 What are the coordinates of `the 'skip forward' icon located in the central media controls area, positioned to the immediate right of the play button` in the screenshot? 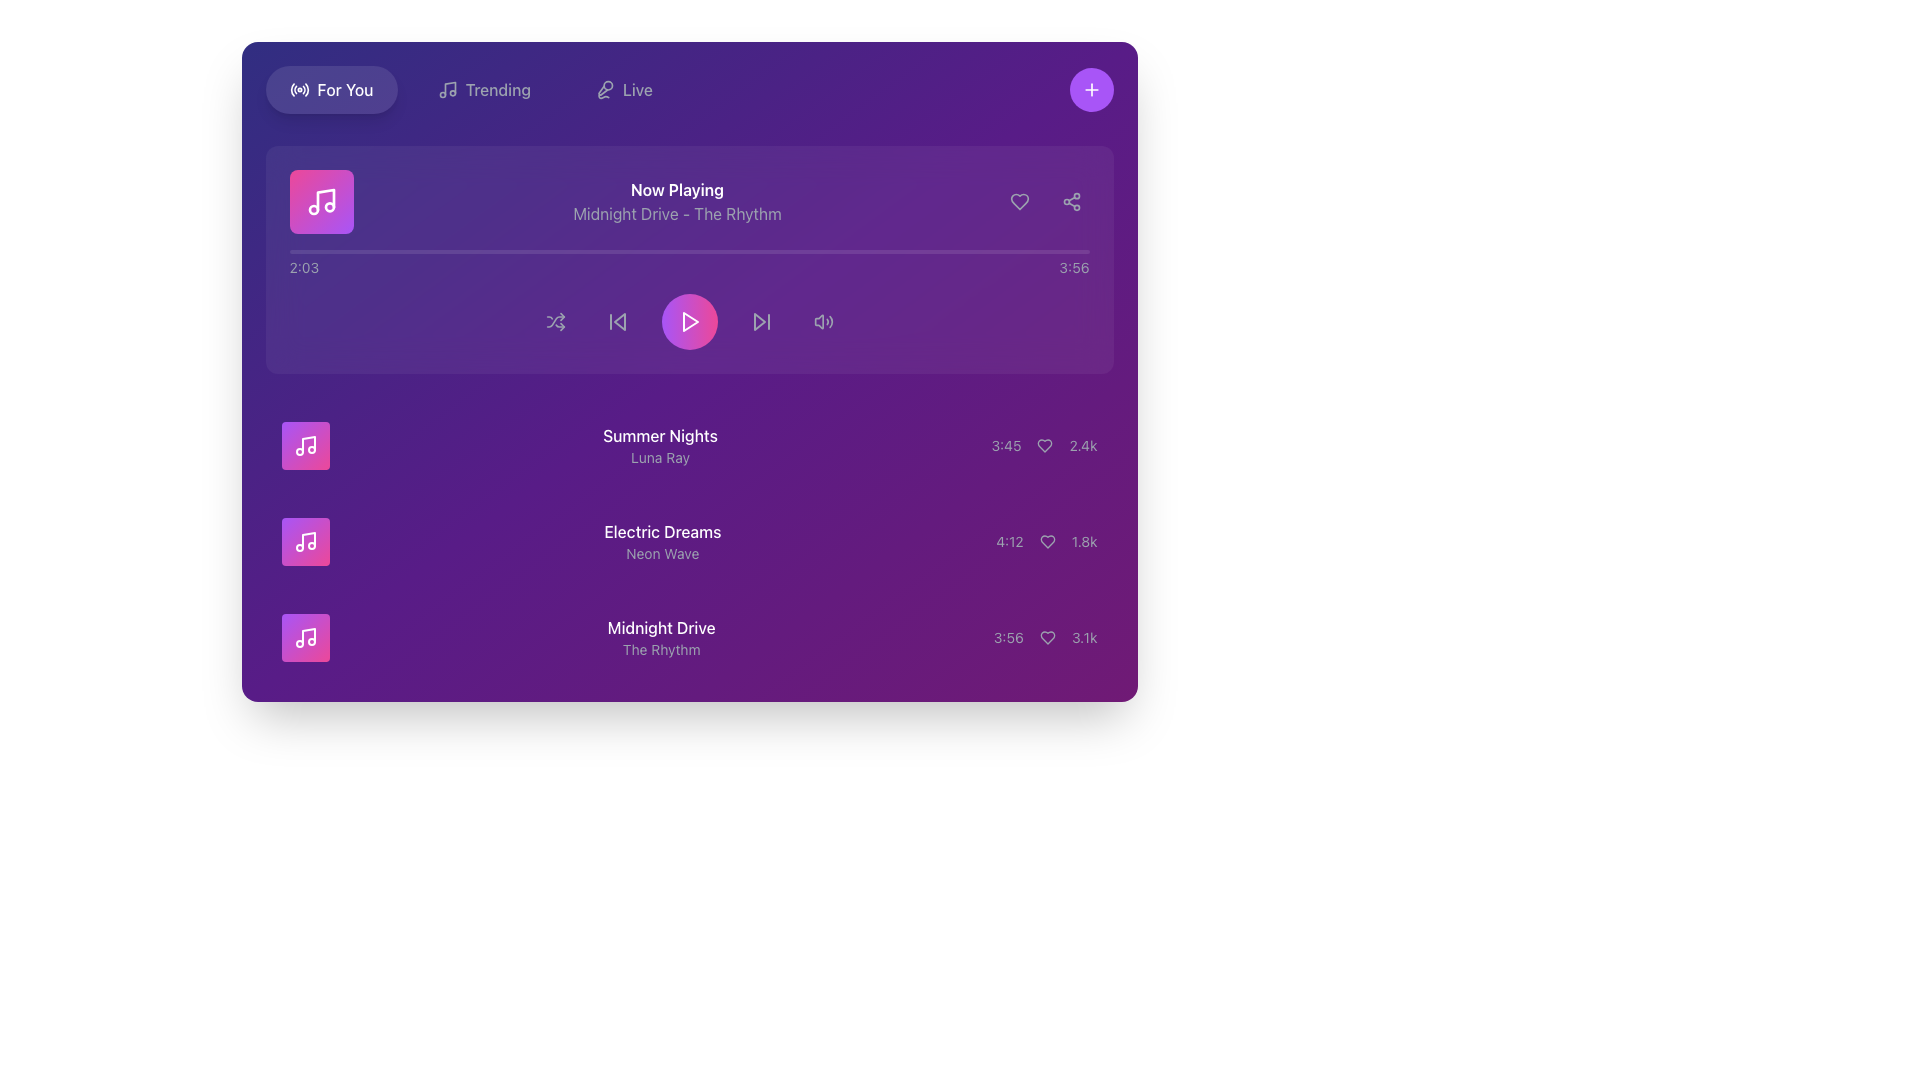 It's located at (758, 320).